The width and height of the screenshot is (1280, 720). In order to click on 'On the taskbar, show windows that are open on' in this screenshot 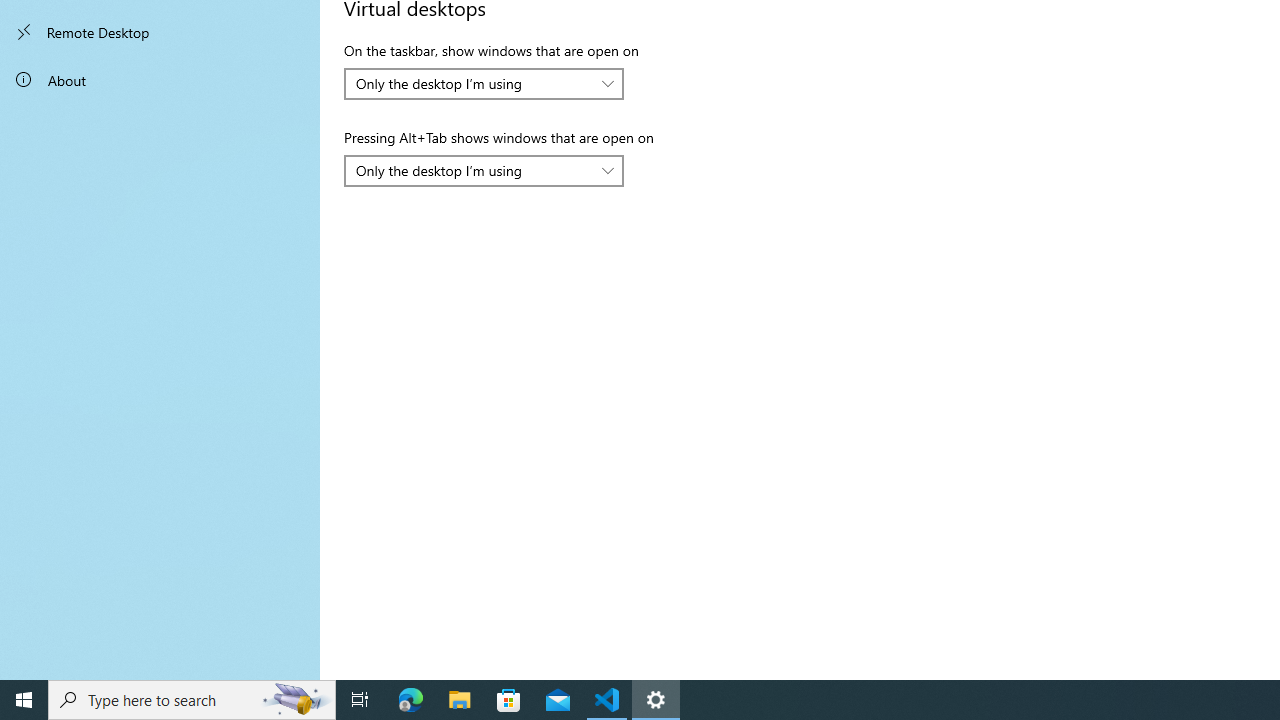, I will do `click(484, 82)`.